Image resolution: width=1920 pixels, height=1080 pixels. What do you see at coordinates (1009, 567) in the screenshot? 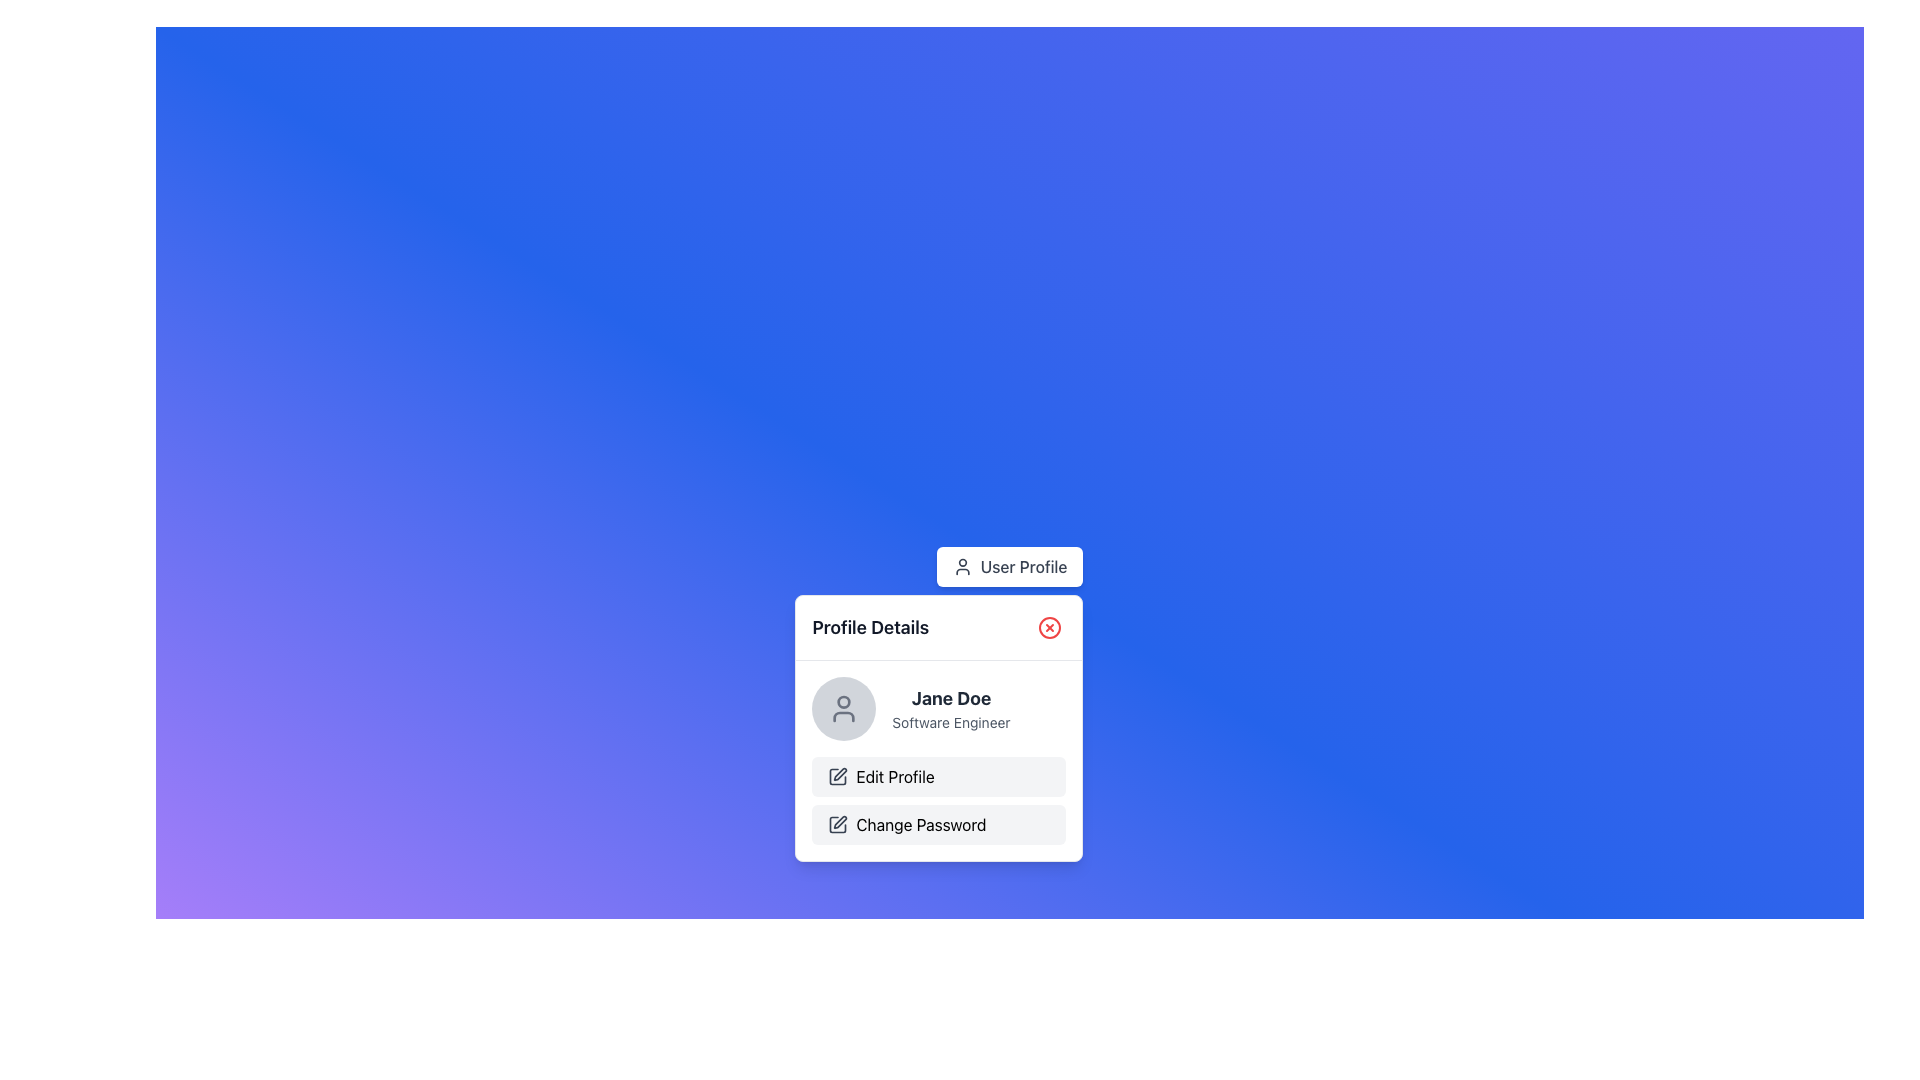
I see `the 'User Profile' button, which is a rectangular button with a white background and rounded corners, located centrally at the top of the profile details section` at bounding box center [1009, 567].